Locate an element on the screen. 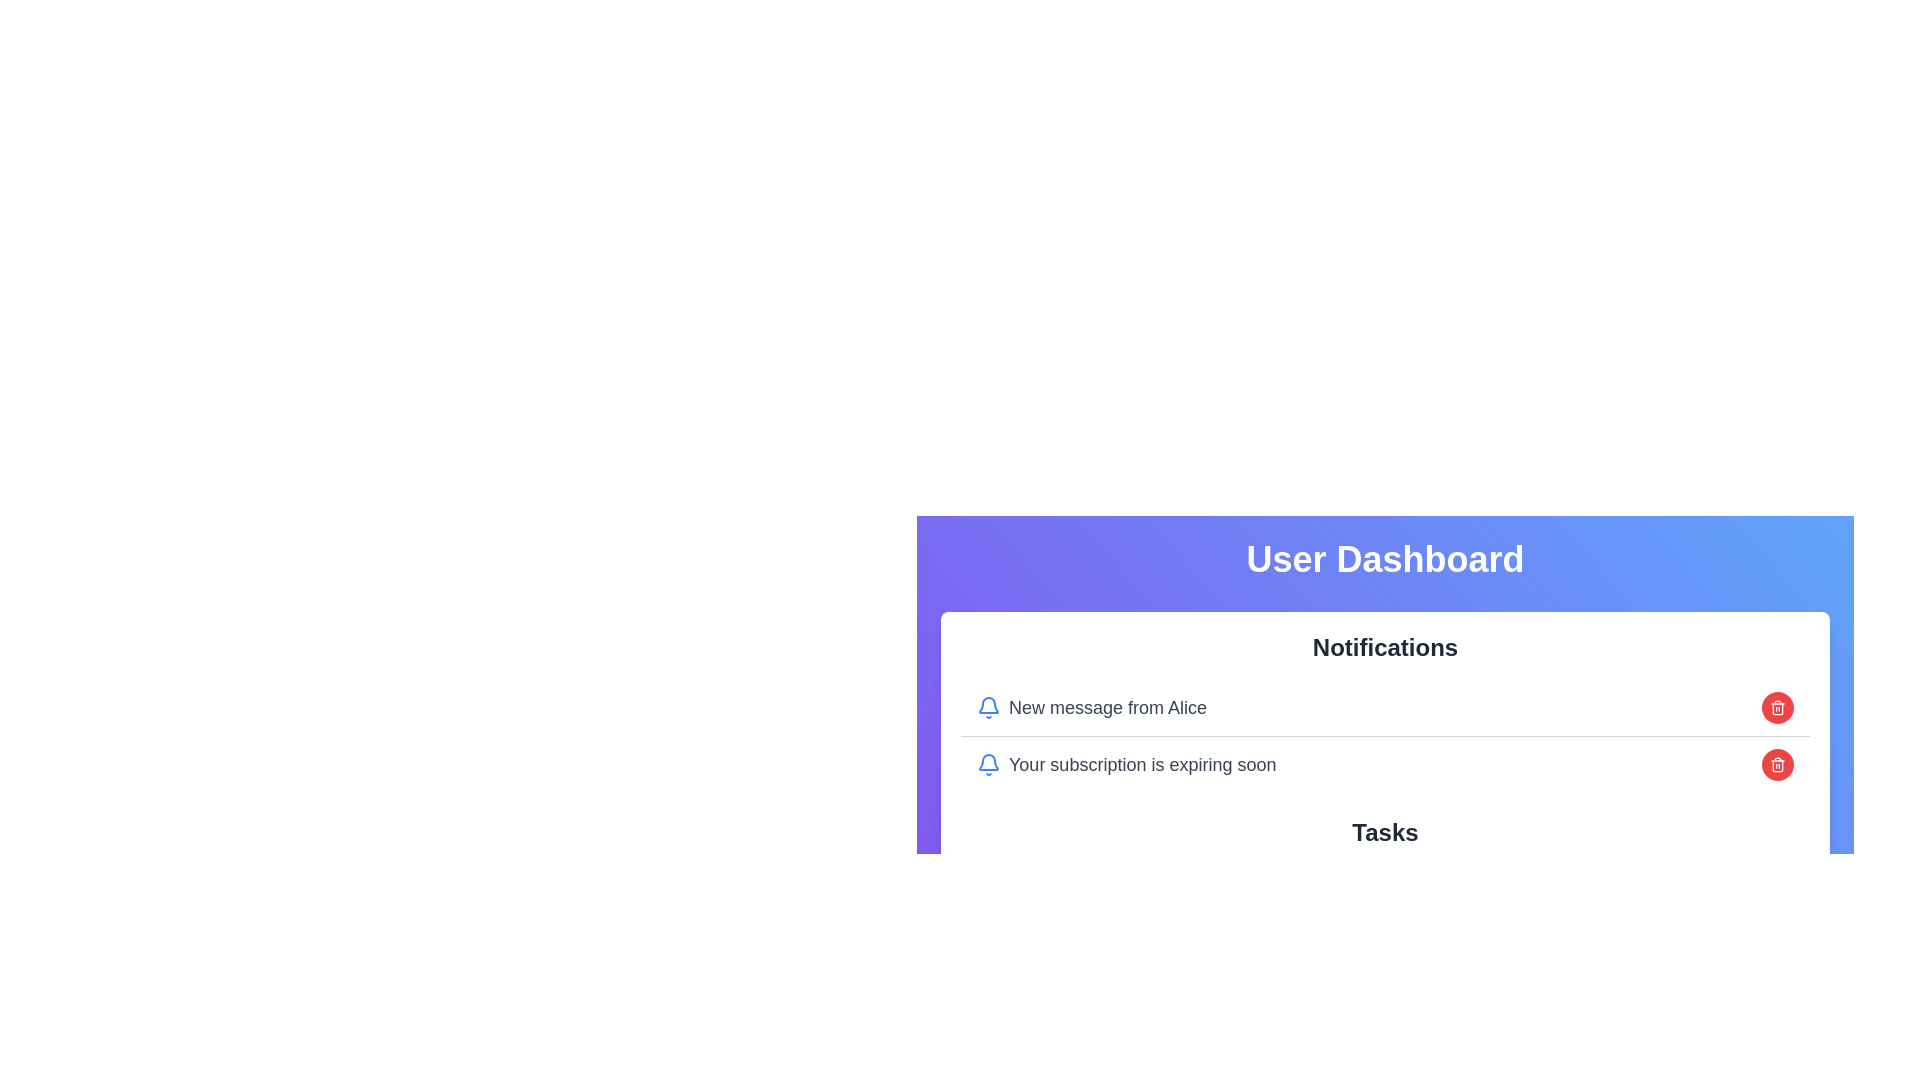  the red trash can icon button located on the right of the second notification row in the notification section of the dashboard is located at coordinates (1777, 707).